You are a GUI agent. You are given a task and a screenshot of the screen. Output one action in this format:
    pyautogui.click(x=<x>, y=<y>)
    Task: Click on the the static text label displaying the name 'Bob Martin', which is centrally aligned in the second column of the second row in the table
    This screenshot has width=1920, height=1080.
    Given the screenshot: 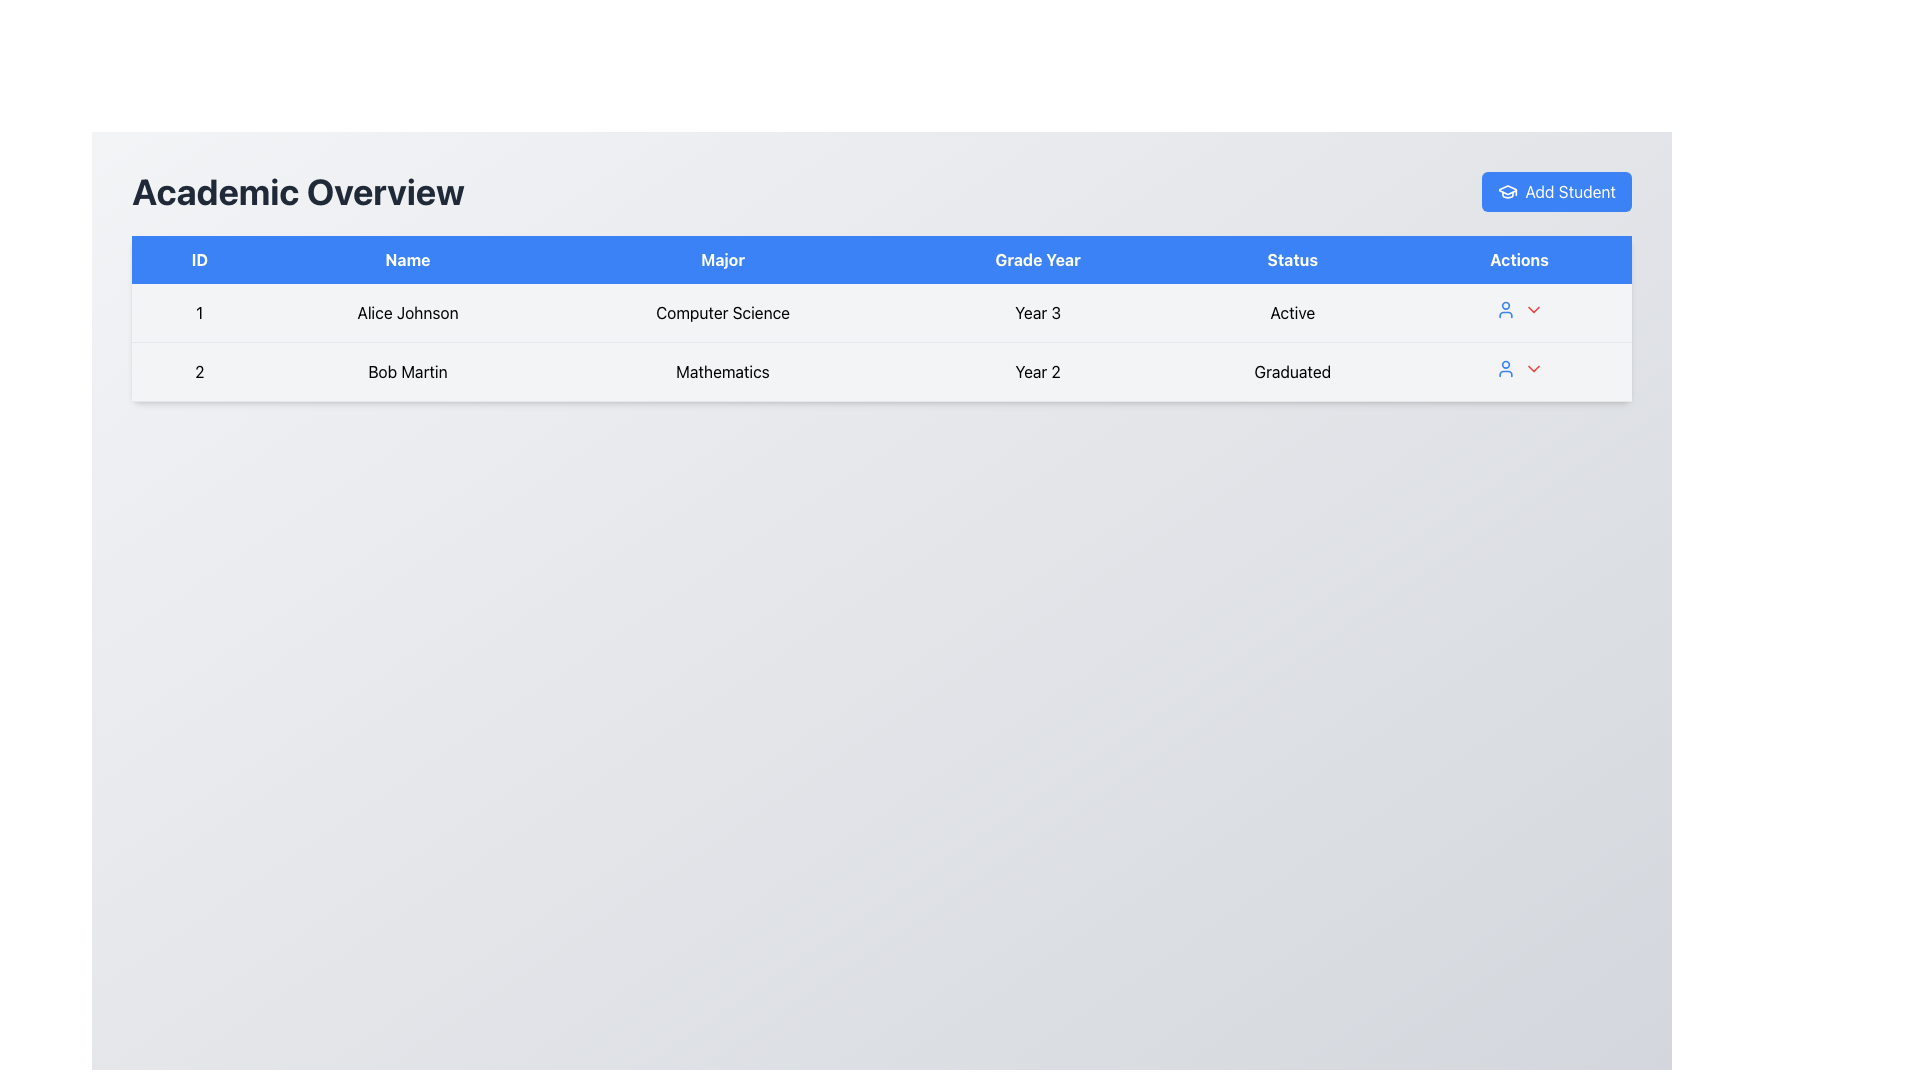 What is the action you would take?
    pyautogui.click(x=407, y=371)
    